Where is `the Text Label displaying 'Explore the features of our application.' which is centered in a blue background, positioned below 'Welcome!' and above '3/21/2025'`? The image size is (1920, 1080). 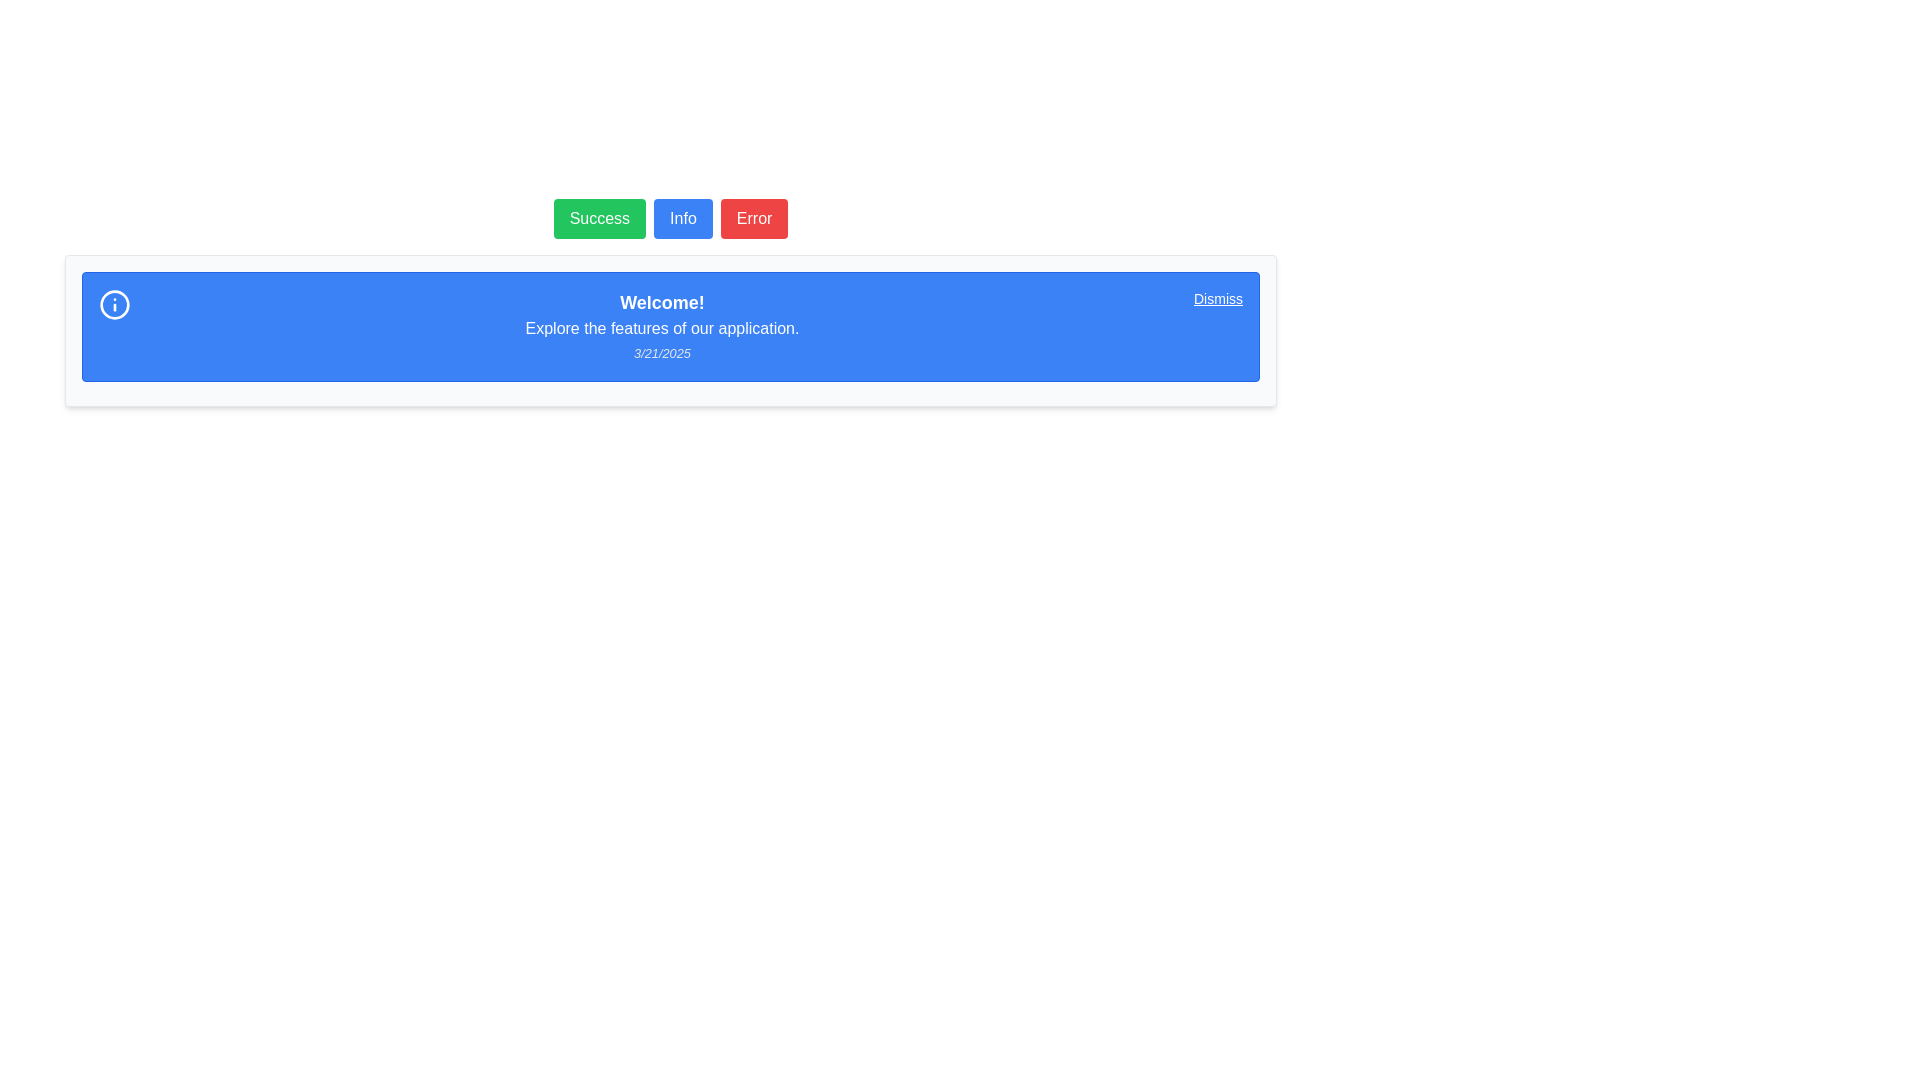
the Text Label displaying 'Explore the features of our application.' which is centered in a blue background, positioned below 'Welcome!' and above '3/21/2025' is located at coordinates (662, 327).